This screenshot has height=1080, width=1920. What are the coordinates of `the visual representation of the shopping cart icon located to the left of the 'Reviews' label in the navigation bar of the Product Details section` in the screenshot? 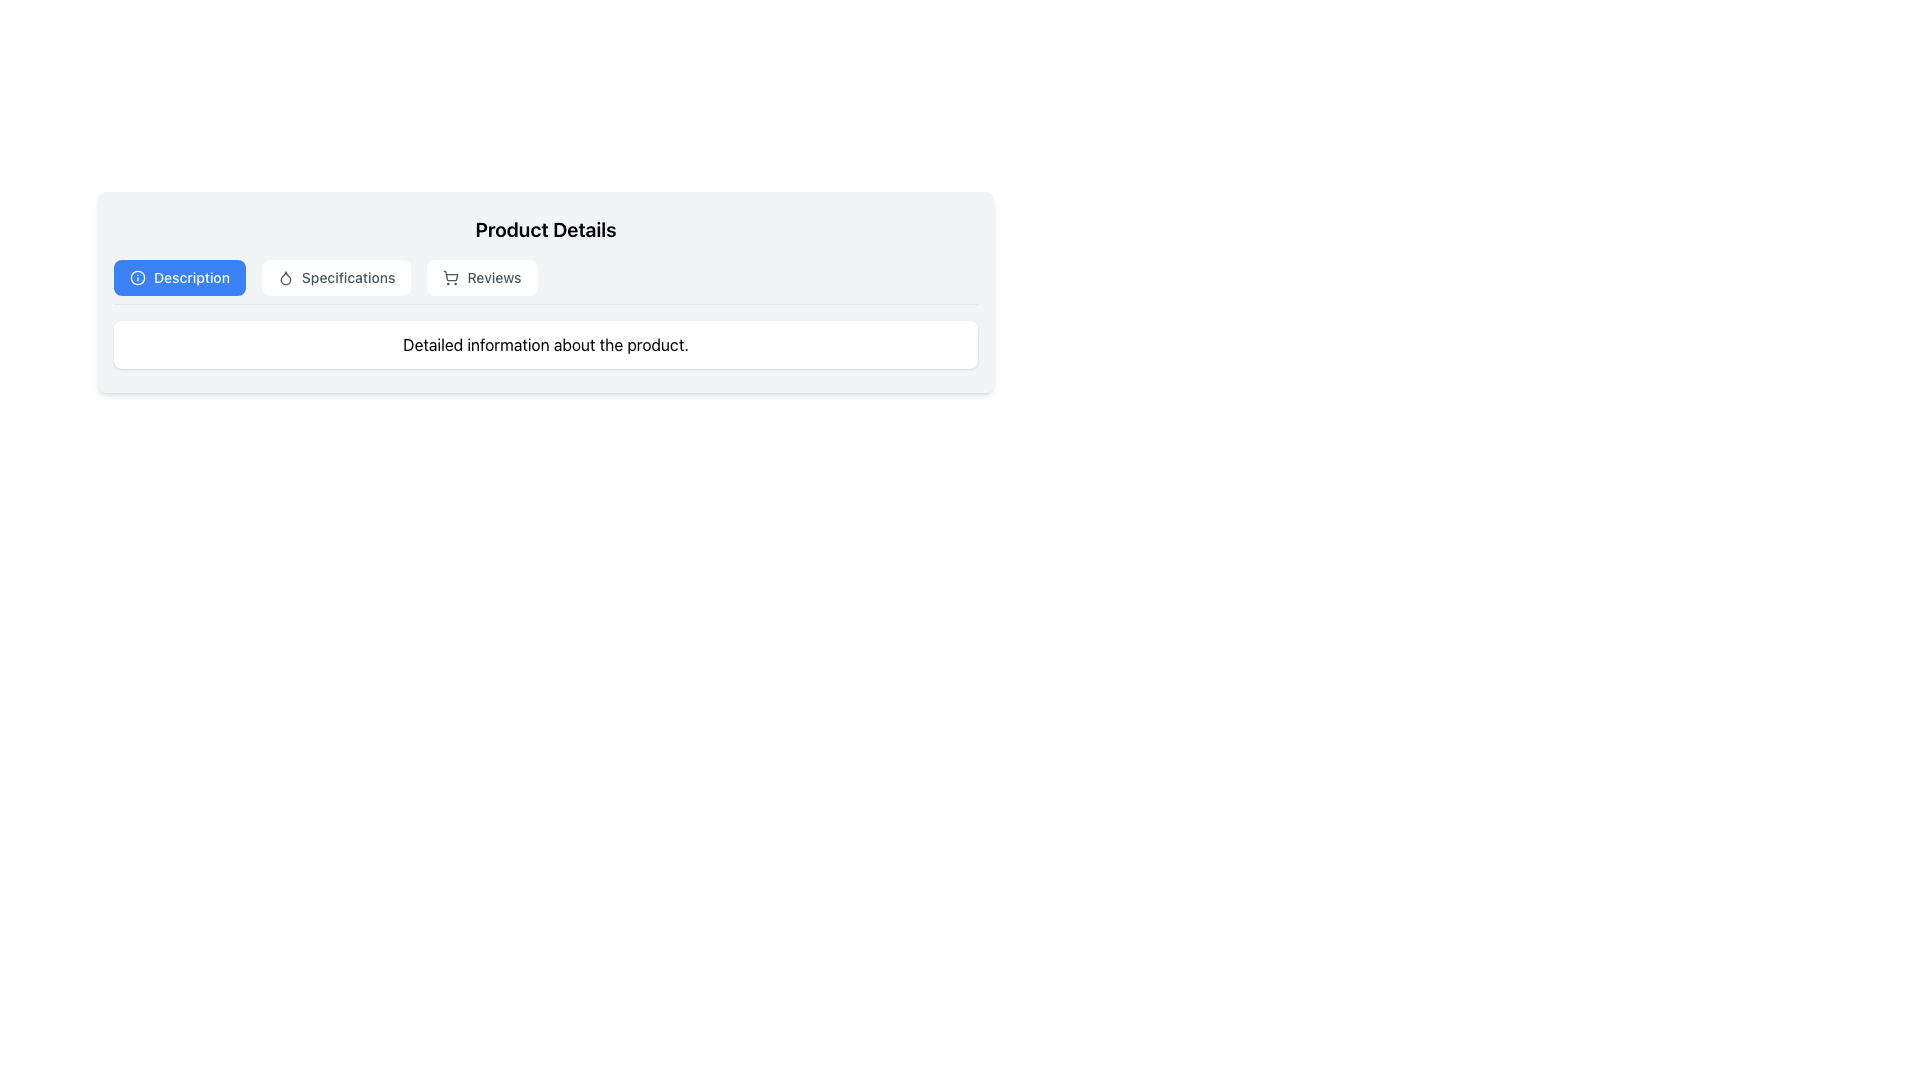 It's located at (450, 277).